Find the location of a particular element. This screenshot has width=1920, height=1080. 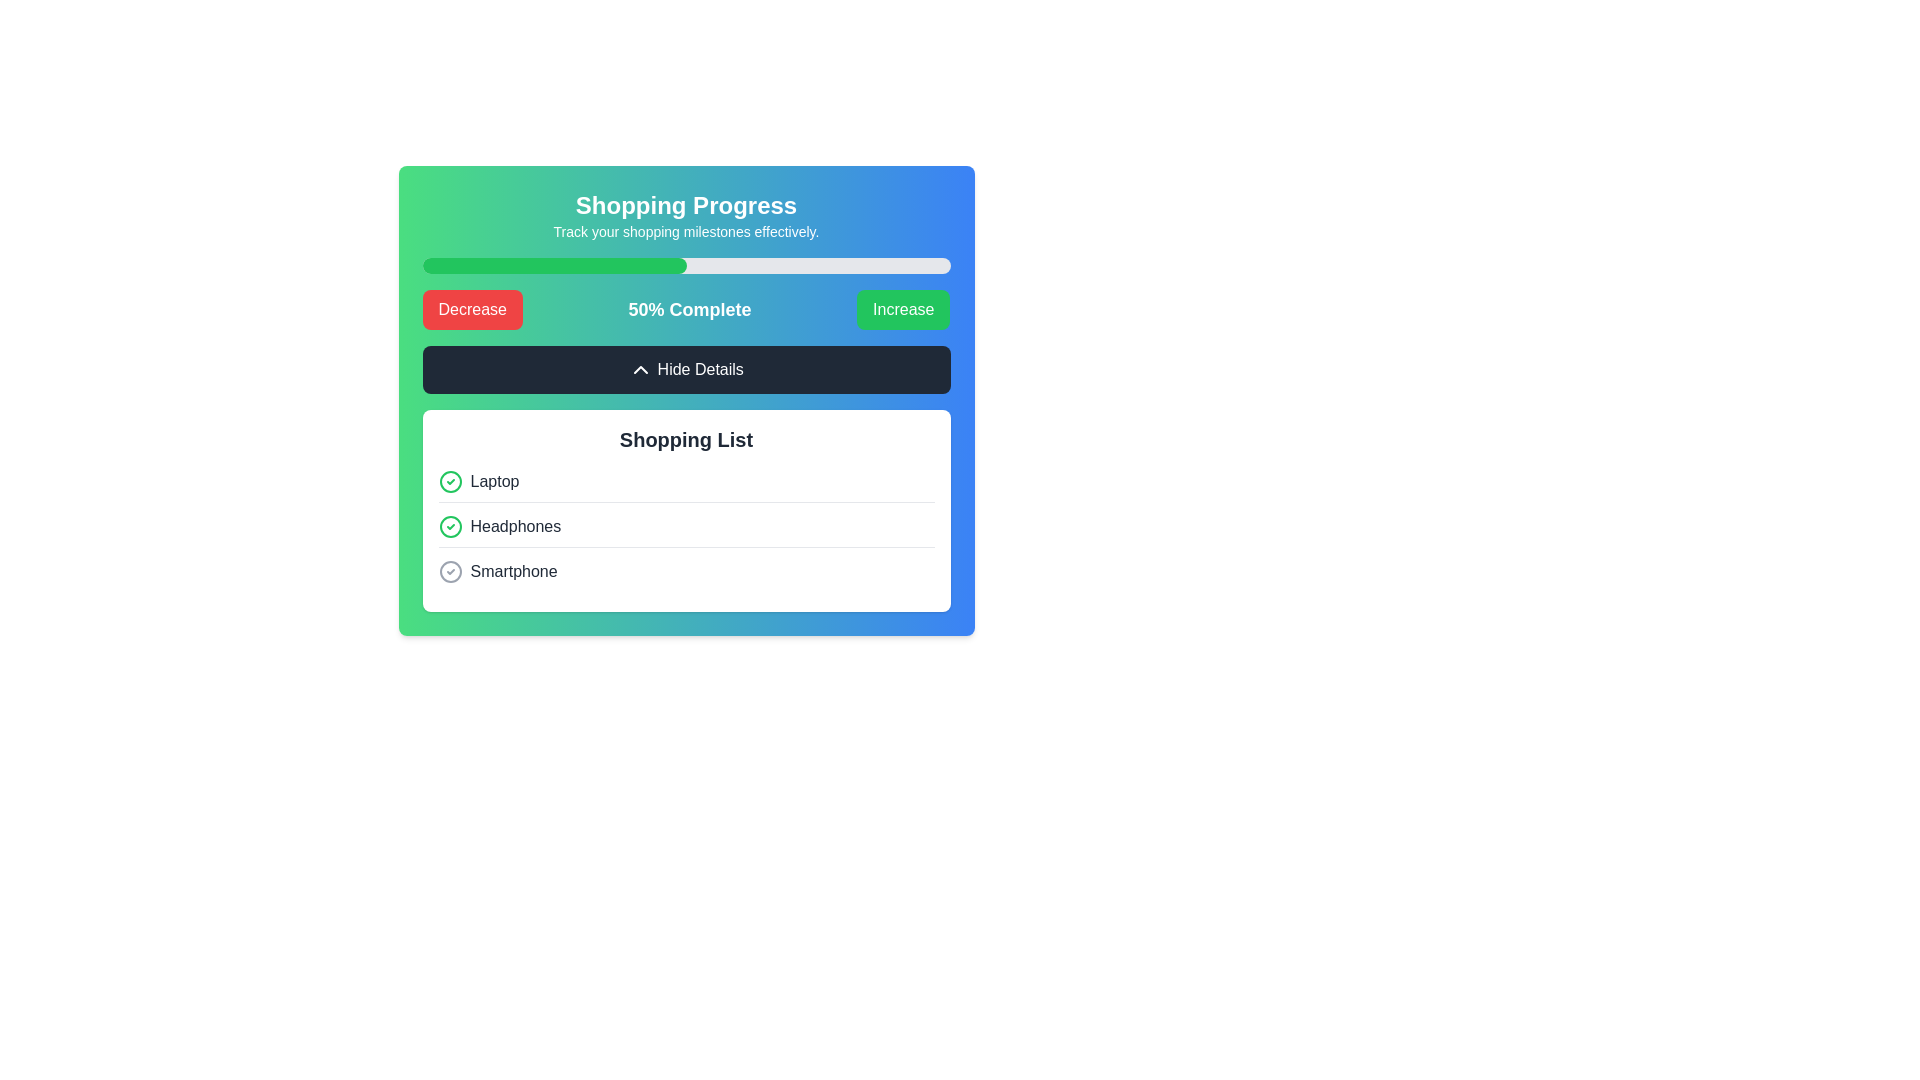

the 'Hide Details' button is located at coordinates (686, 370).